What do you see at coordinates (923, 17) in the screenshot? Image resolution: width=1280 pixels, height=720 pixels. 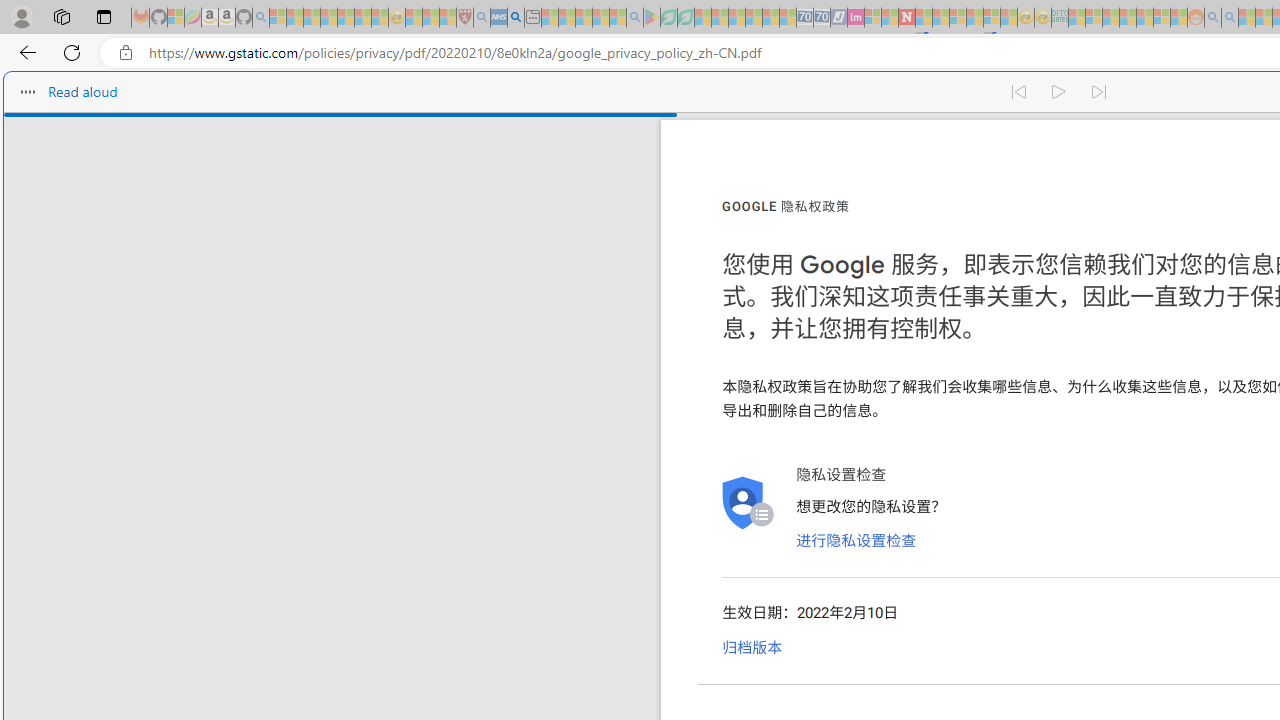 I see `'Trusted Community Engagement and Contributions | Guidelines'` at bounding box center [923, 17].